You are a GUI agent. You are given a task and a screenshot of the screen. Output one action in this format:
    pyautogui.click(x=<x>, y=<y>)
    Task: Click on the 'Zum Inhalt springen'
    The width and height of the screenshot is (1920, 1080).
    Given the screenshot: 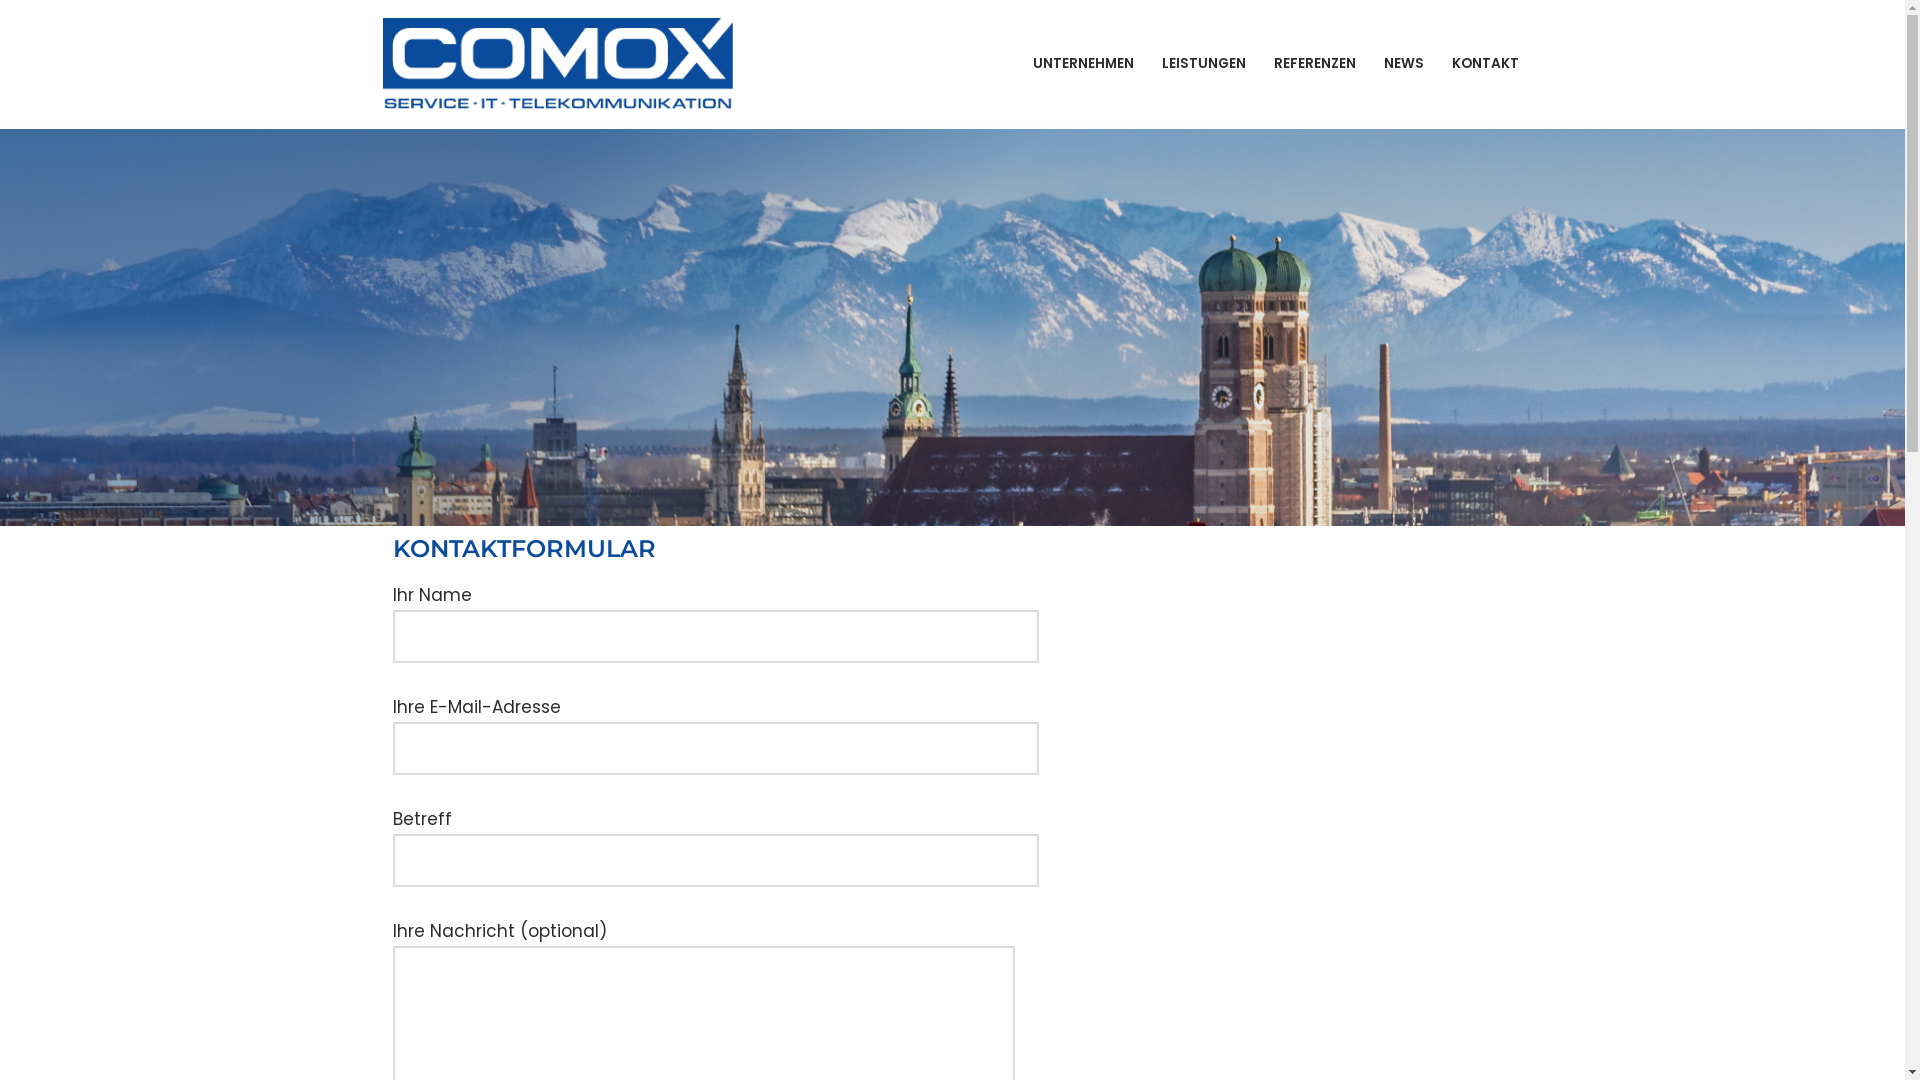 What is the action you would take?
    pyautogui.click(x=0, y=42)
    